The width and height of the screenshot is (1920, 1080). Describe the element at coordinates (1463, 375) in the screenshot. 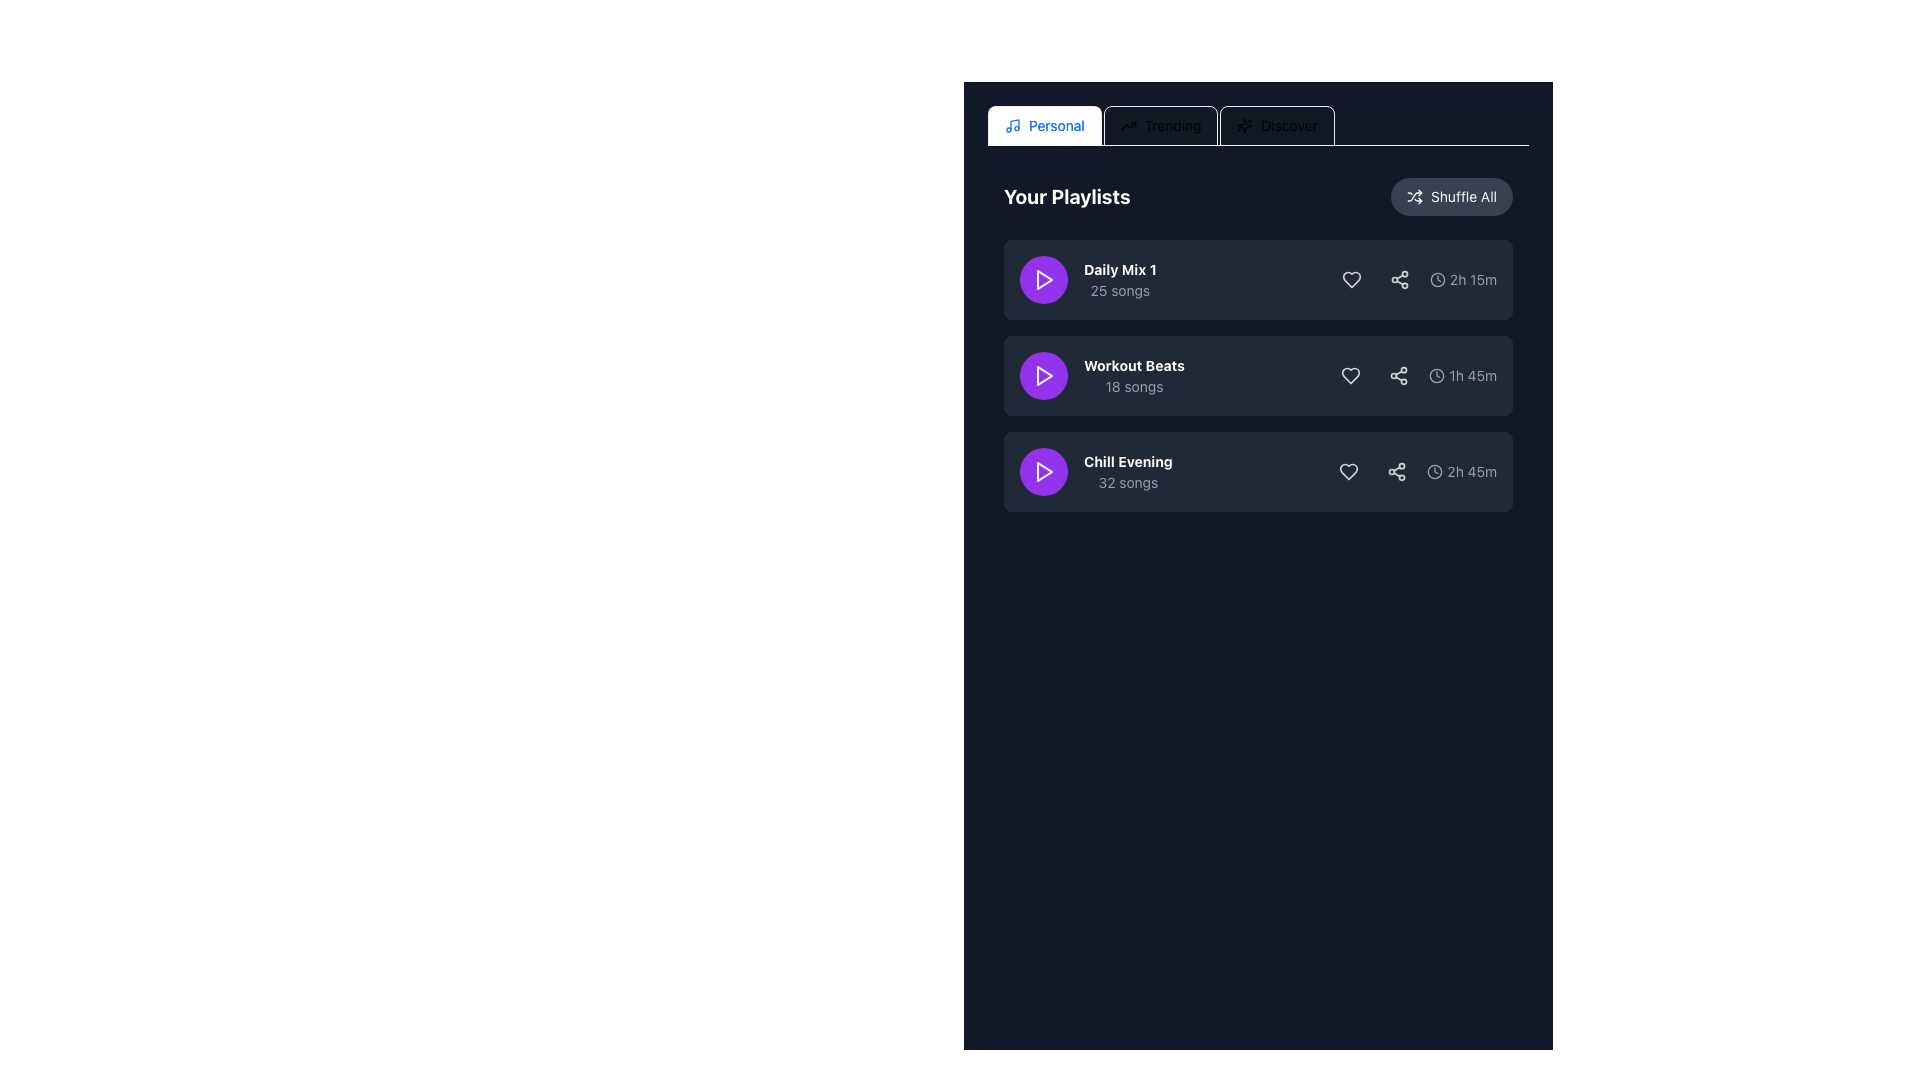

I see `the total duration label of the 'Workout Beats' playlist, which is located on the right side of the playlist row, just before the other time indicators` at that location.